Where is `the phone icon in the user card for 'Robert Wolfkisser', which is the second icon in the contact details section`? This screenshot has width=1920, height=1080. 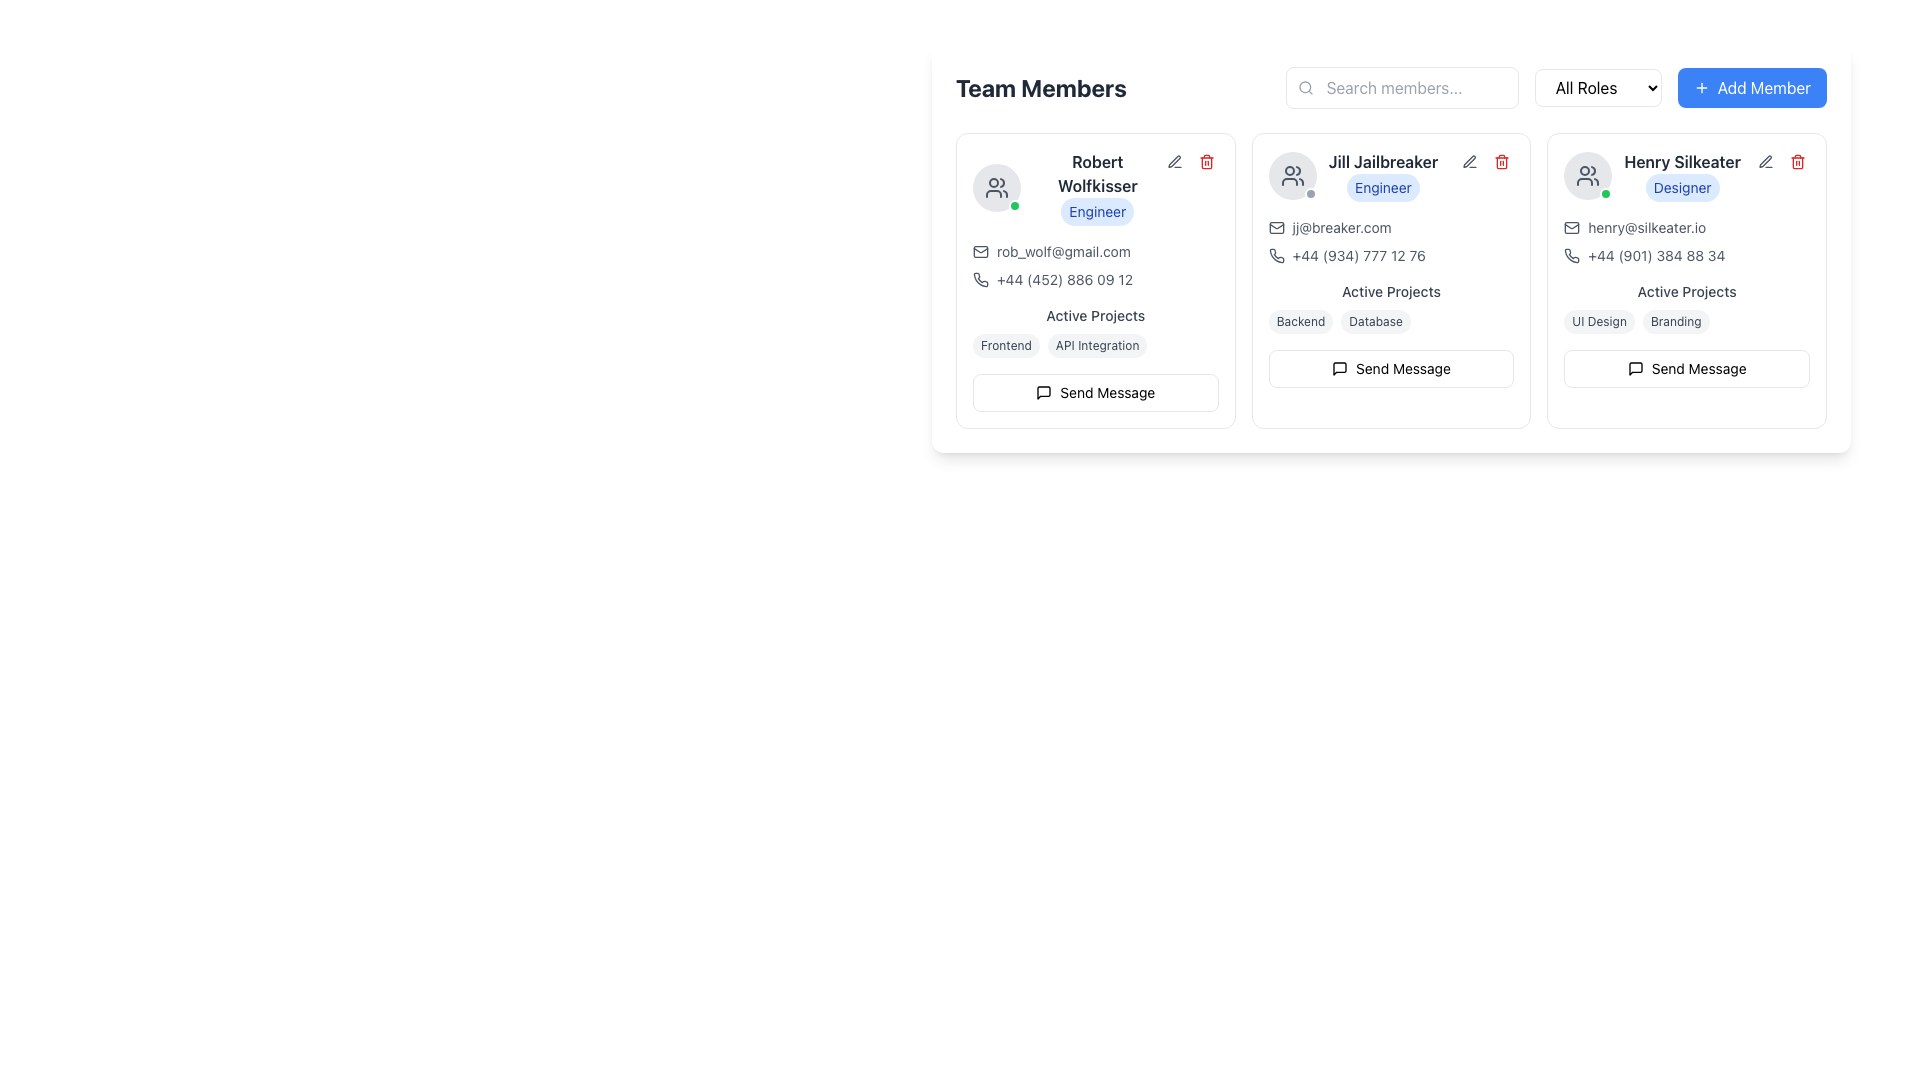
the phone icon in the user card for 'Robert Wolfkisser', which is the second icon in the contact details section is located at coordinates (981, 279).